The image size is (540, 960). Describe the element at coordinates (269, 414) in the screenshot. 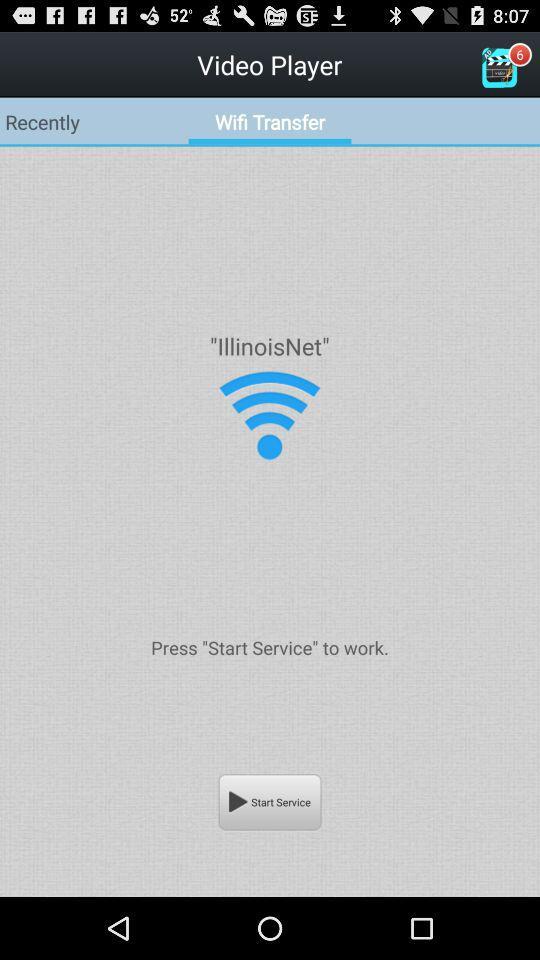

I see `icon above the press start service icon` at that location.